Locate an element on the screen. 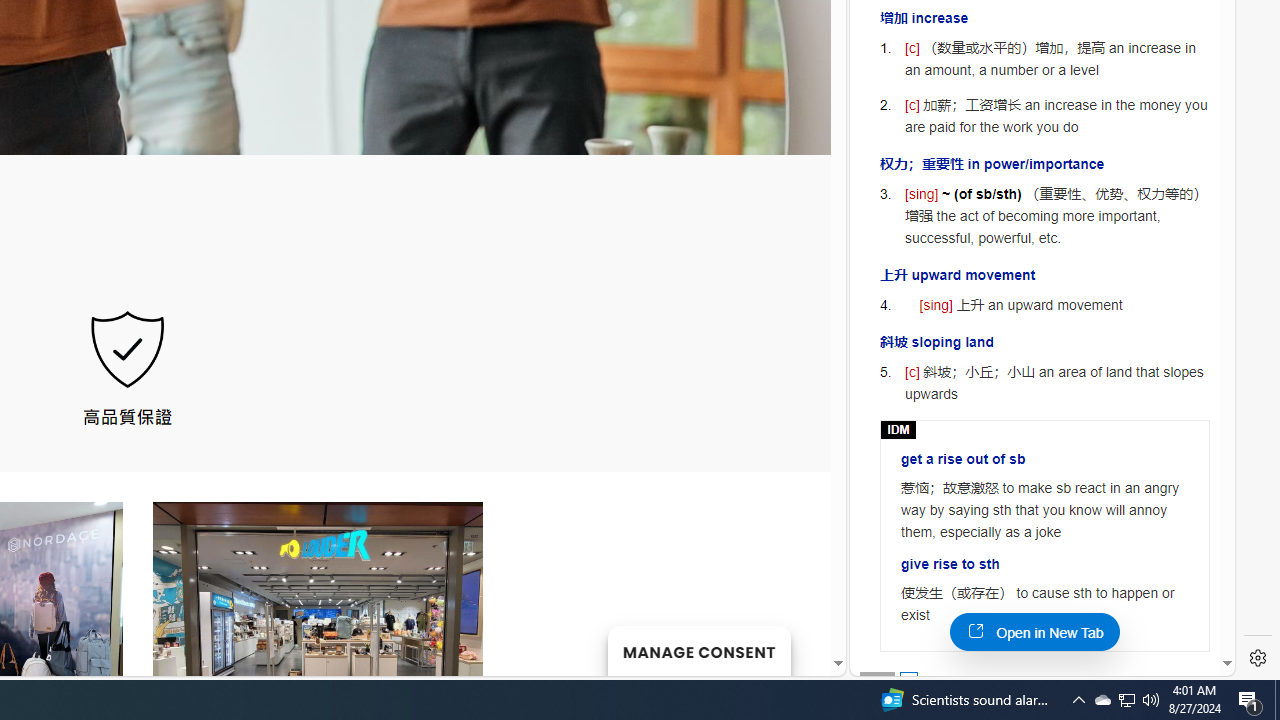 This screenshot has height=720, width=1280. 'AutomationID: posbtn_1' is located at coordinates (907, 679).